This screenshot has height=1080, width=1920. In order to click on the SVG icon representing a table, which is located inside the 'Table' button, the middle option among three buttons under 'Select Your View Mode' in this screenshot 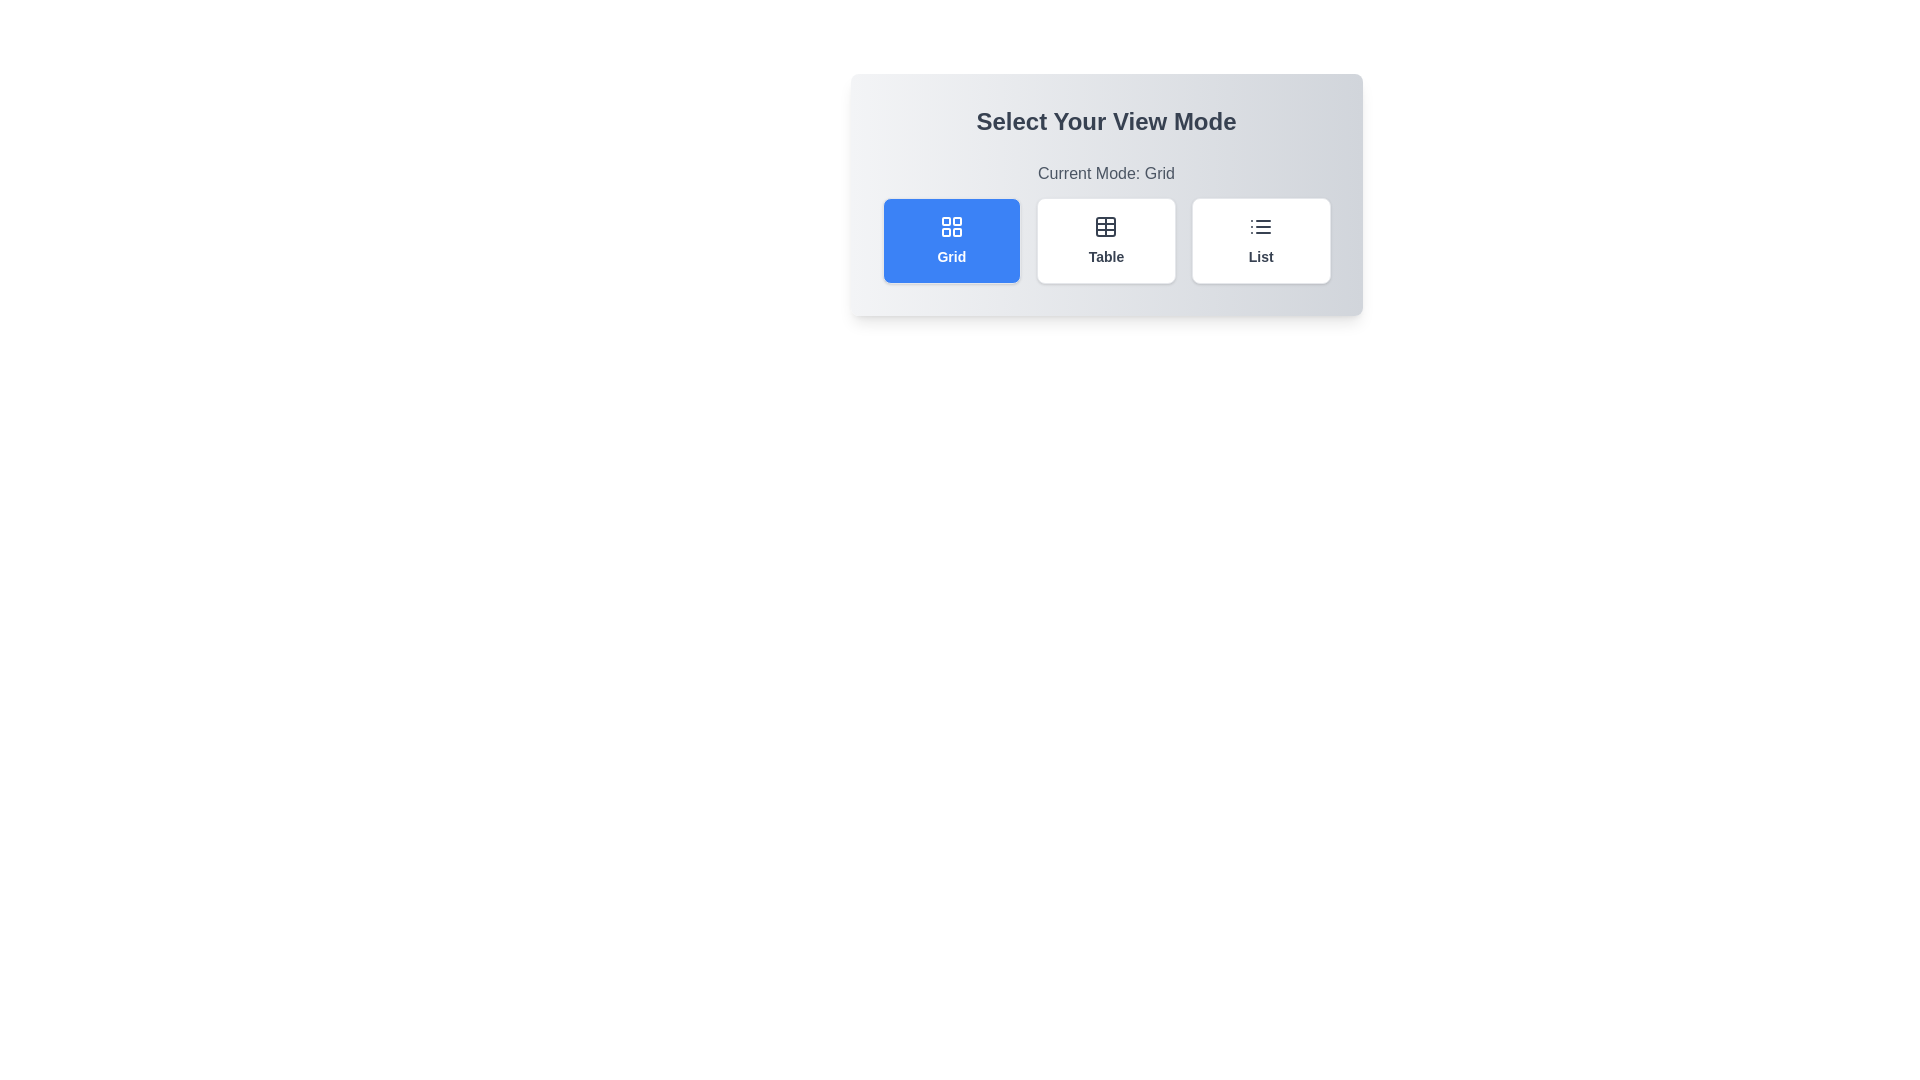, I will do `click(1105, 226)`.